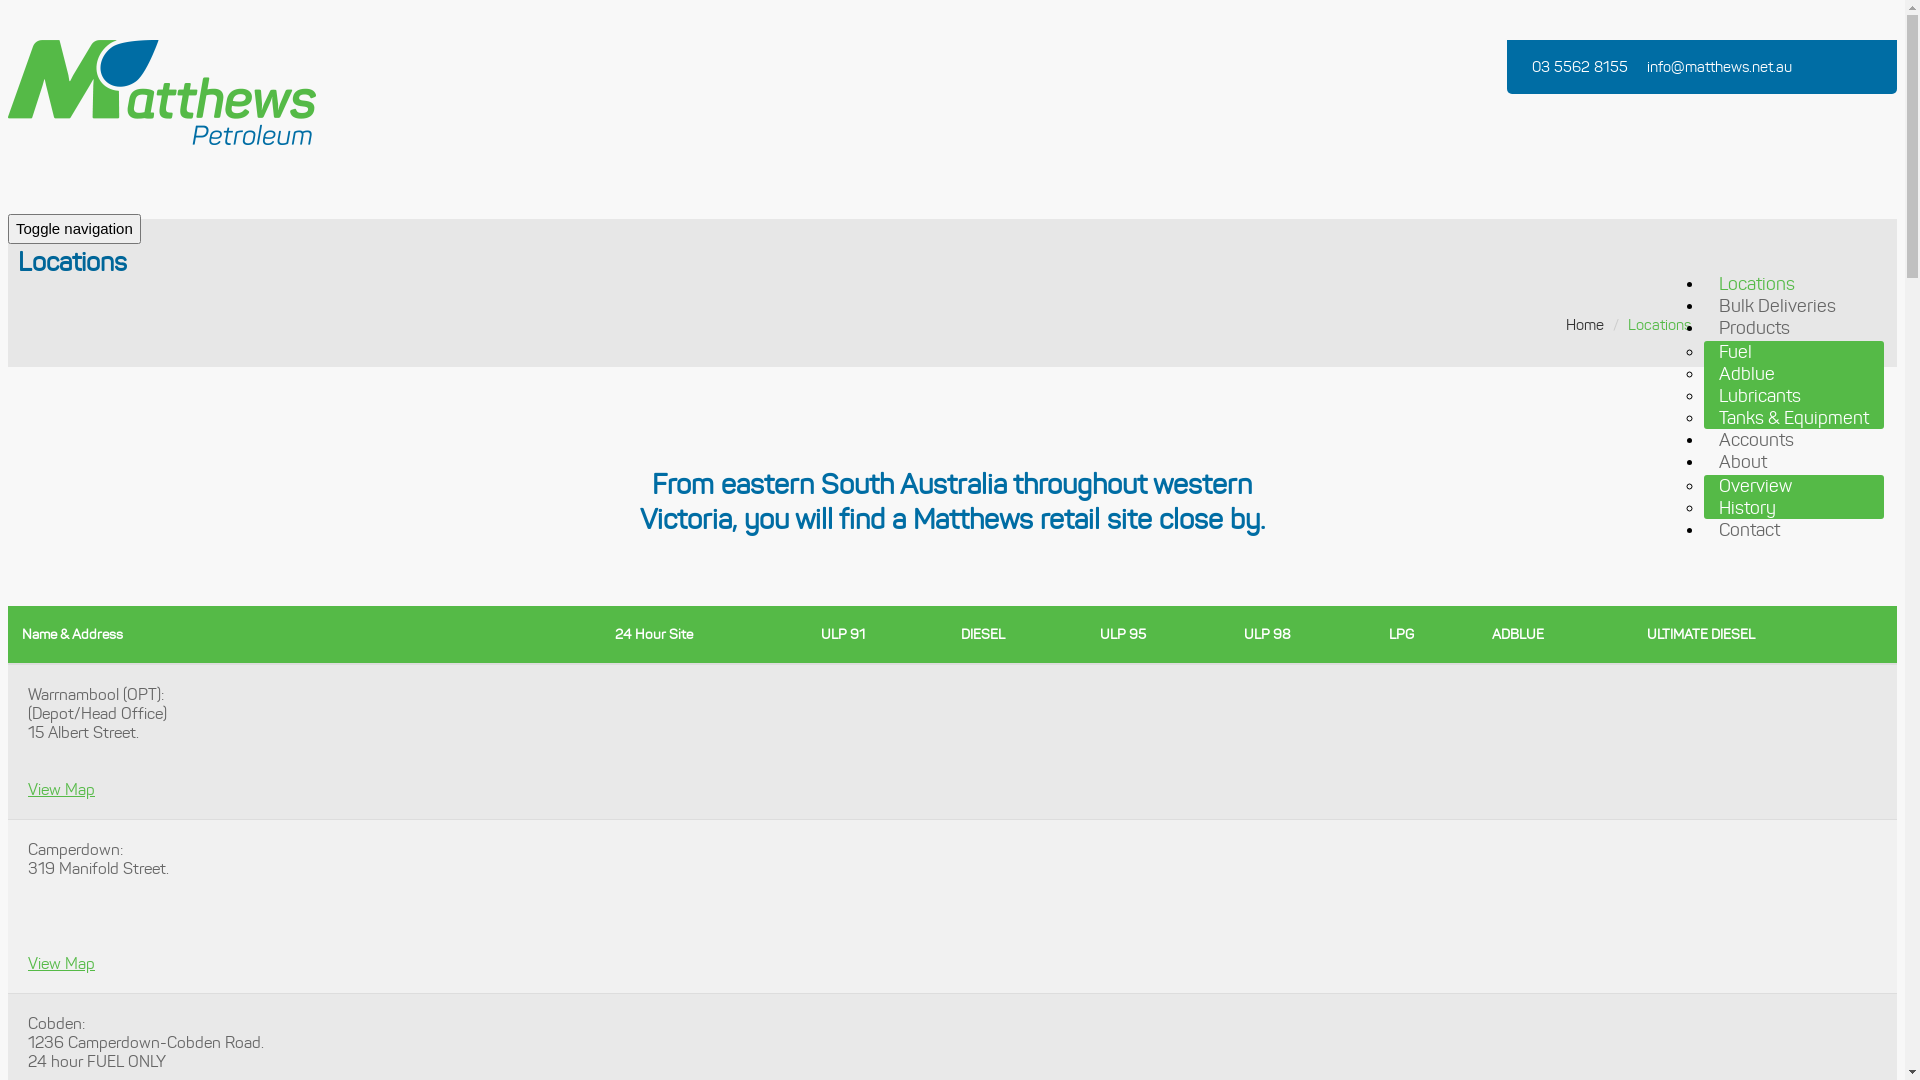 The image size is (1920, 1080). I want to click on '03 5562 8155', so click(1581, 65).